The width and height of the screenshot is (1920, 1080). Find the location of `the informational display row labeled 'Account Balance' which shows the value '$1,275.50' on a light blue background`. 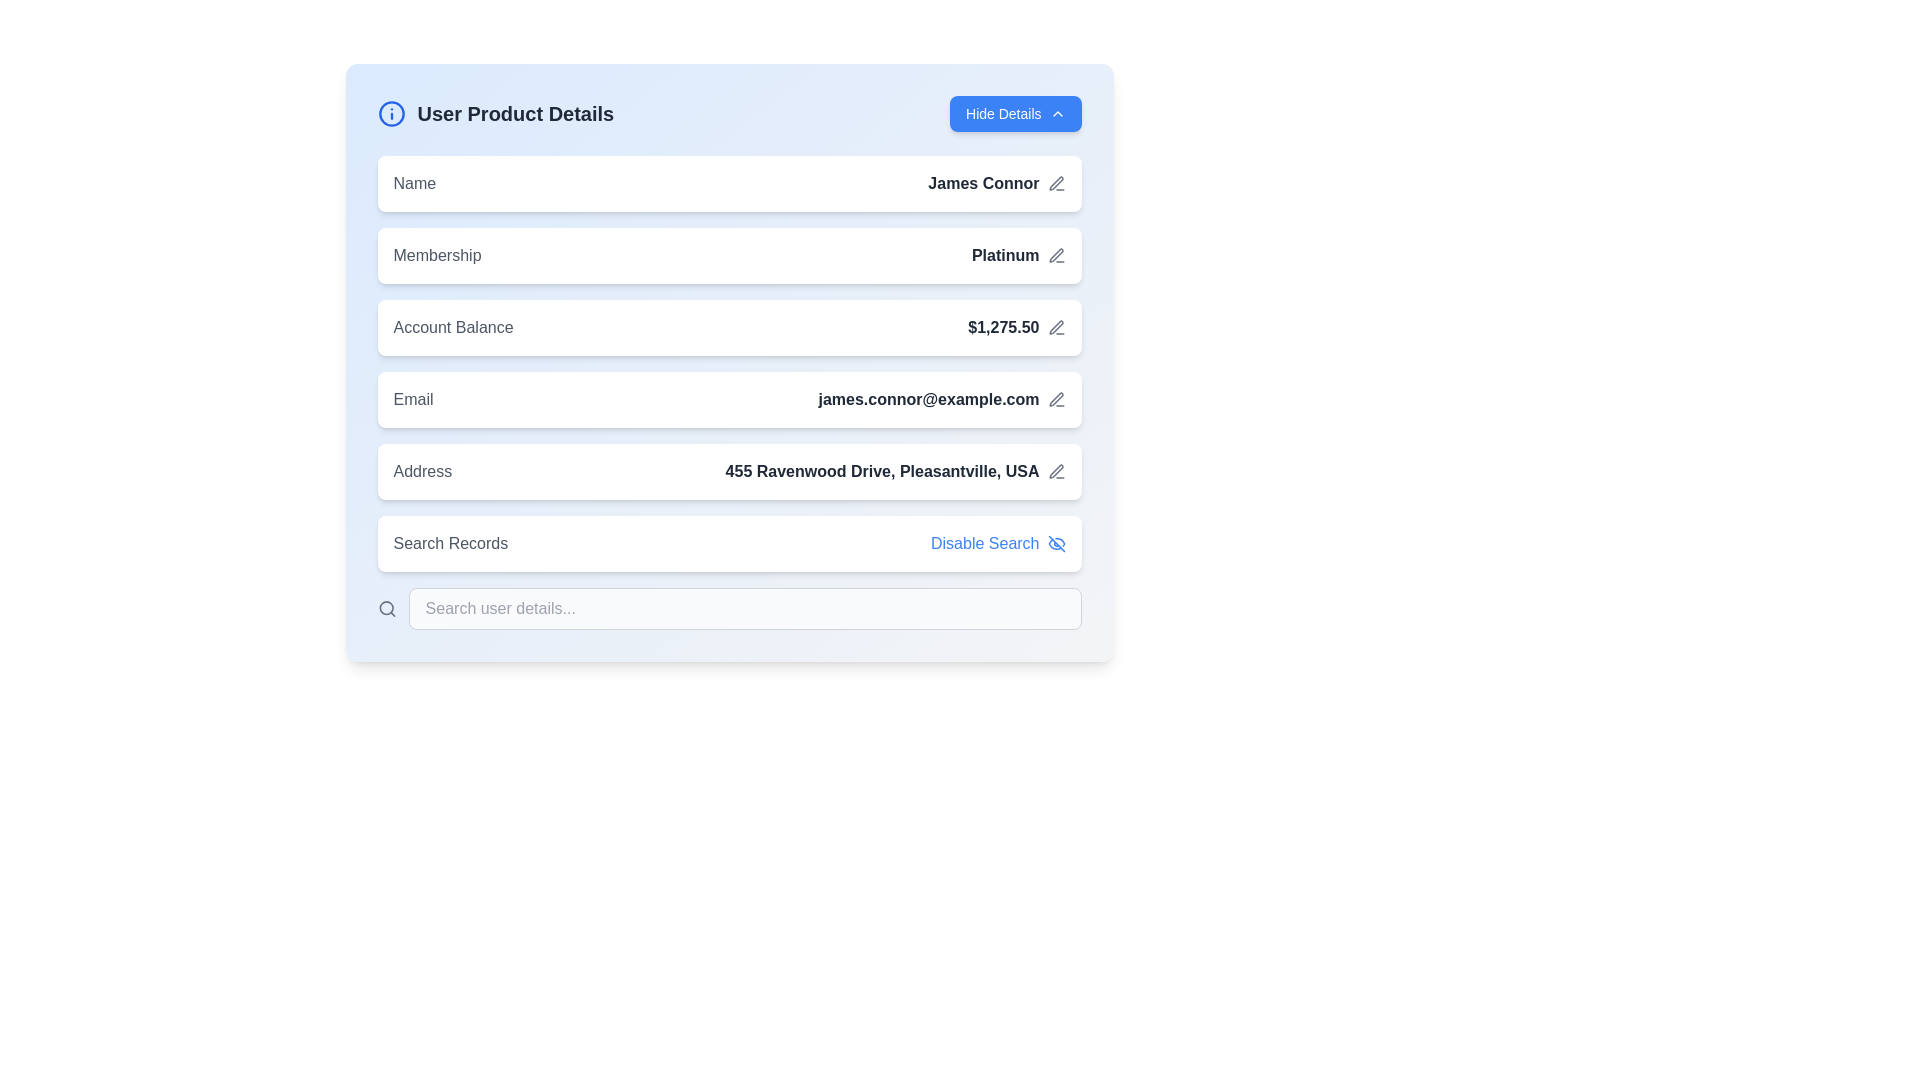

the informational display row labeled 'Account Balance' which shows the value '$1,275.50' on a light blue background is located at coordinates (728, 326).